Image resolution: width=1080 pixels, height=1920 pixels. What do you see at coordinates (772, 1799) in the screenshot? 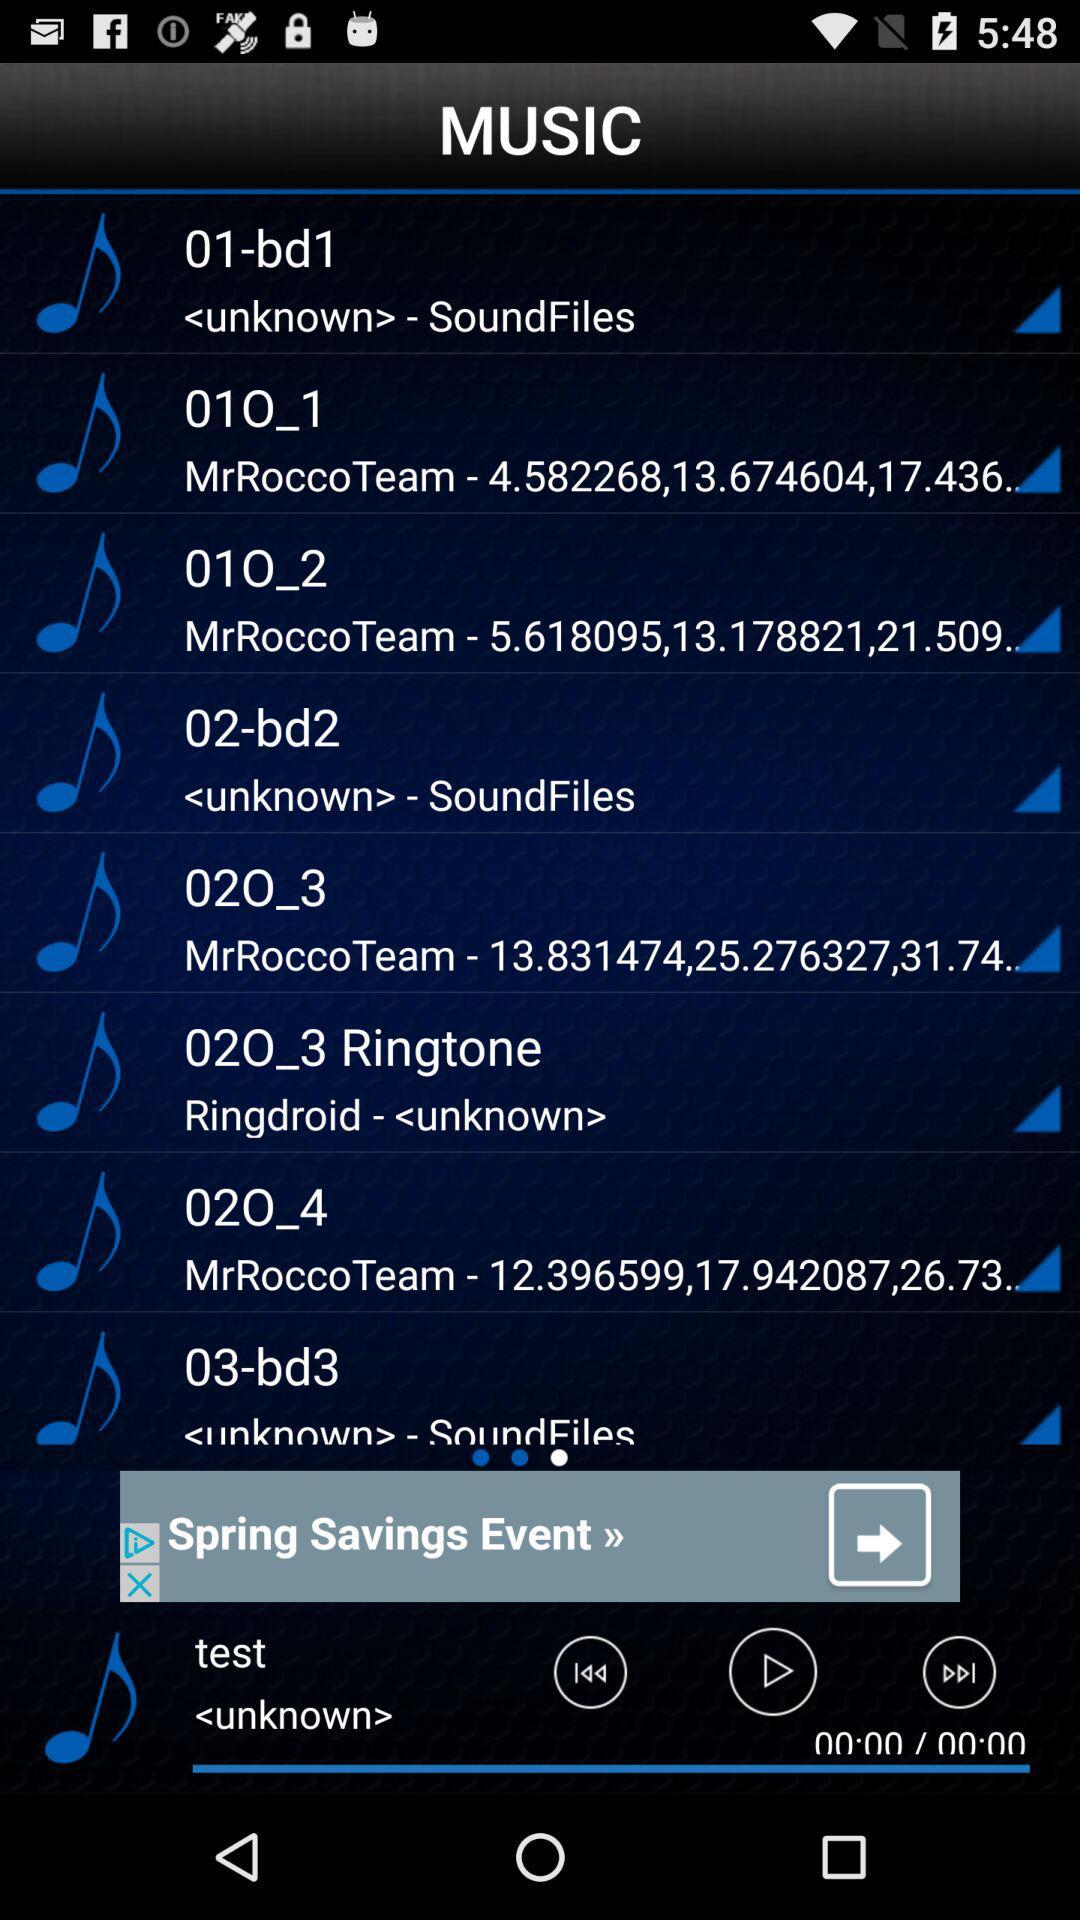
I see `the play icon` at bounding box center [772, 1799].